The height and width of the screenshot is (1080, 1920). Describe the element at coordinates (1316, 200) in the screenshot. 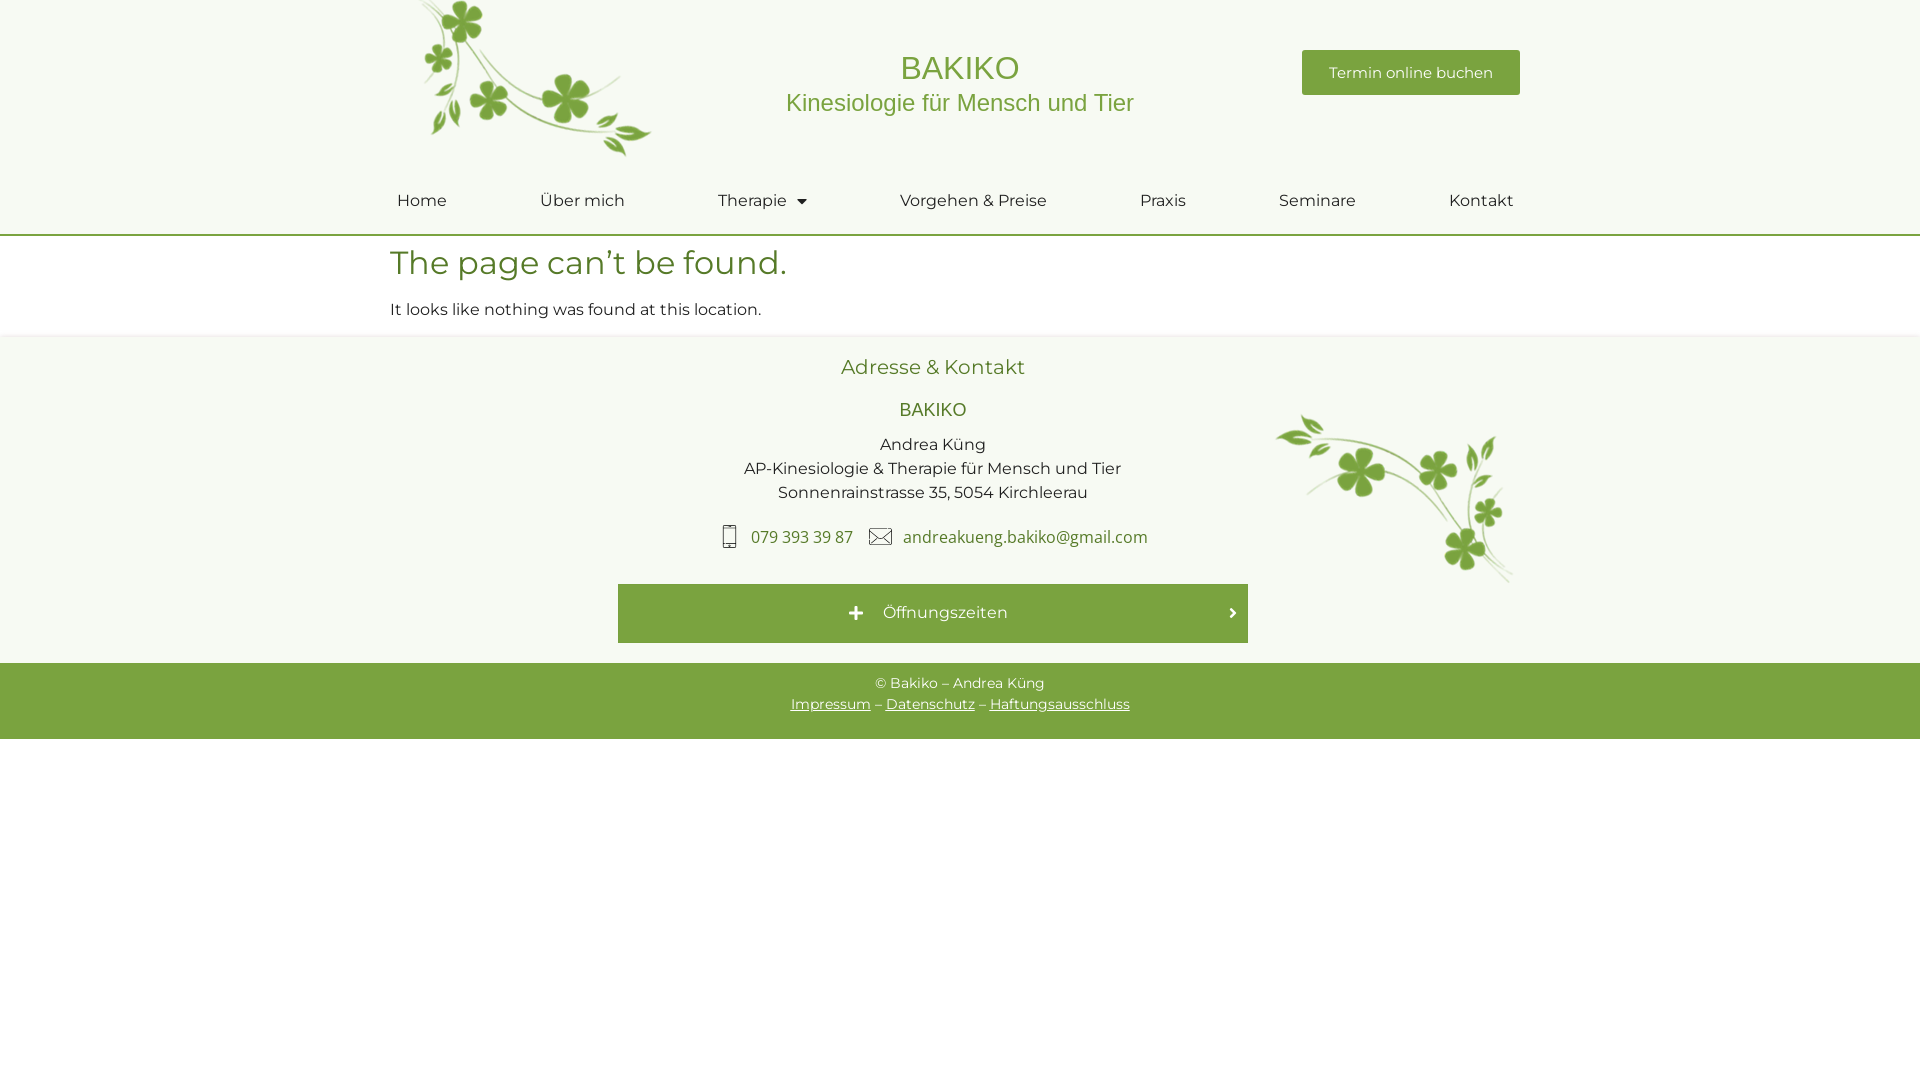

I see `'Seminare'` at that location.